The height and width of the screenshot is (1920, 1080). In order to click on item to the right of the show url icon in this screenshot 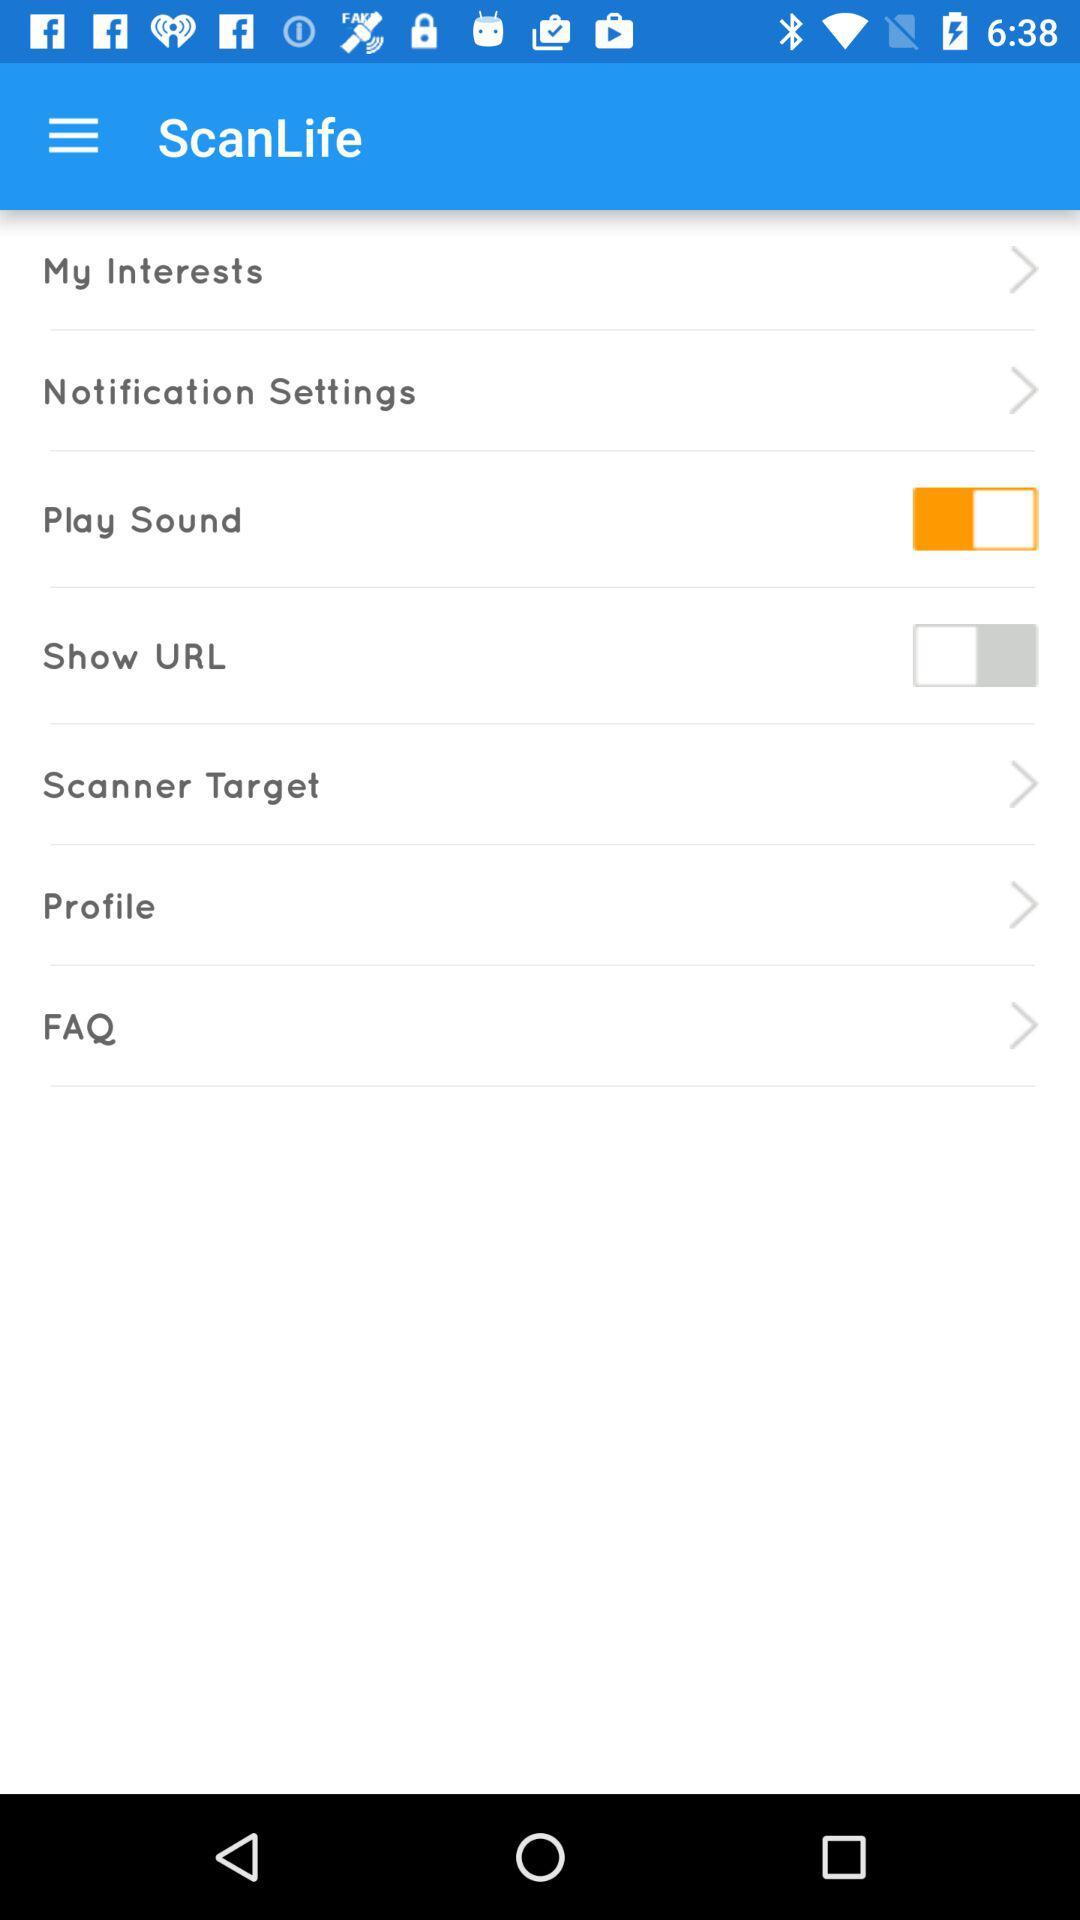, I will do `click(974, 655)`.